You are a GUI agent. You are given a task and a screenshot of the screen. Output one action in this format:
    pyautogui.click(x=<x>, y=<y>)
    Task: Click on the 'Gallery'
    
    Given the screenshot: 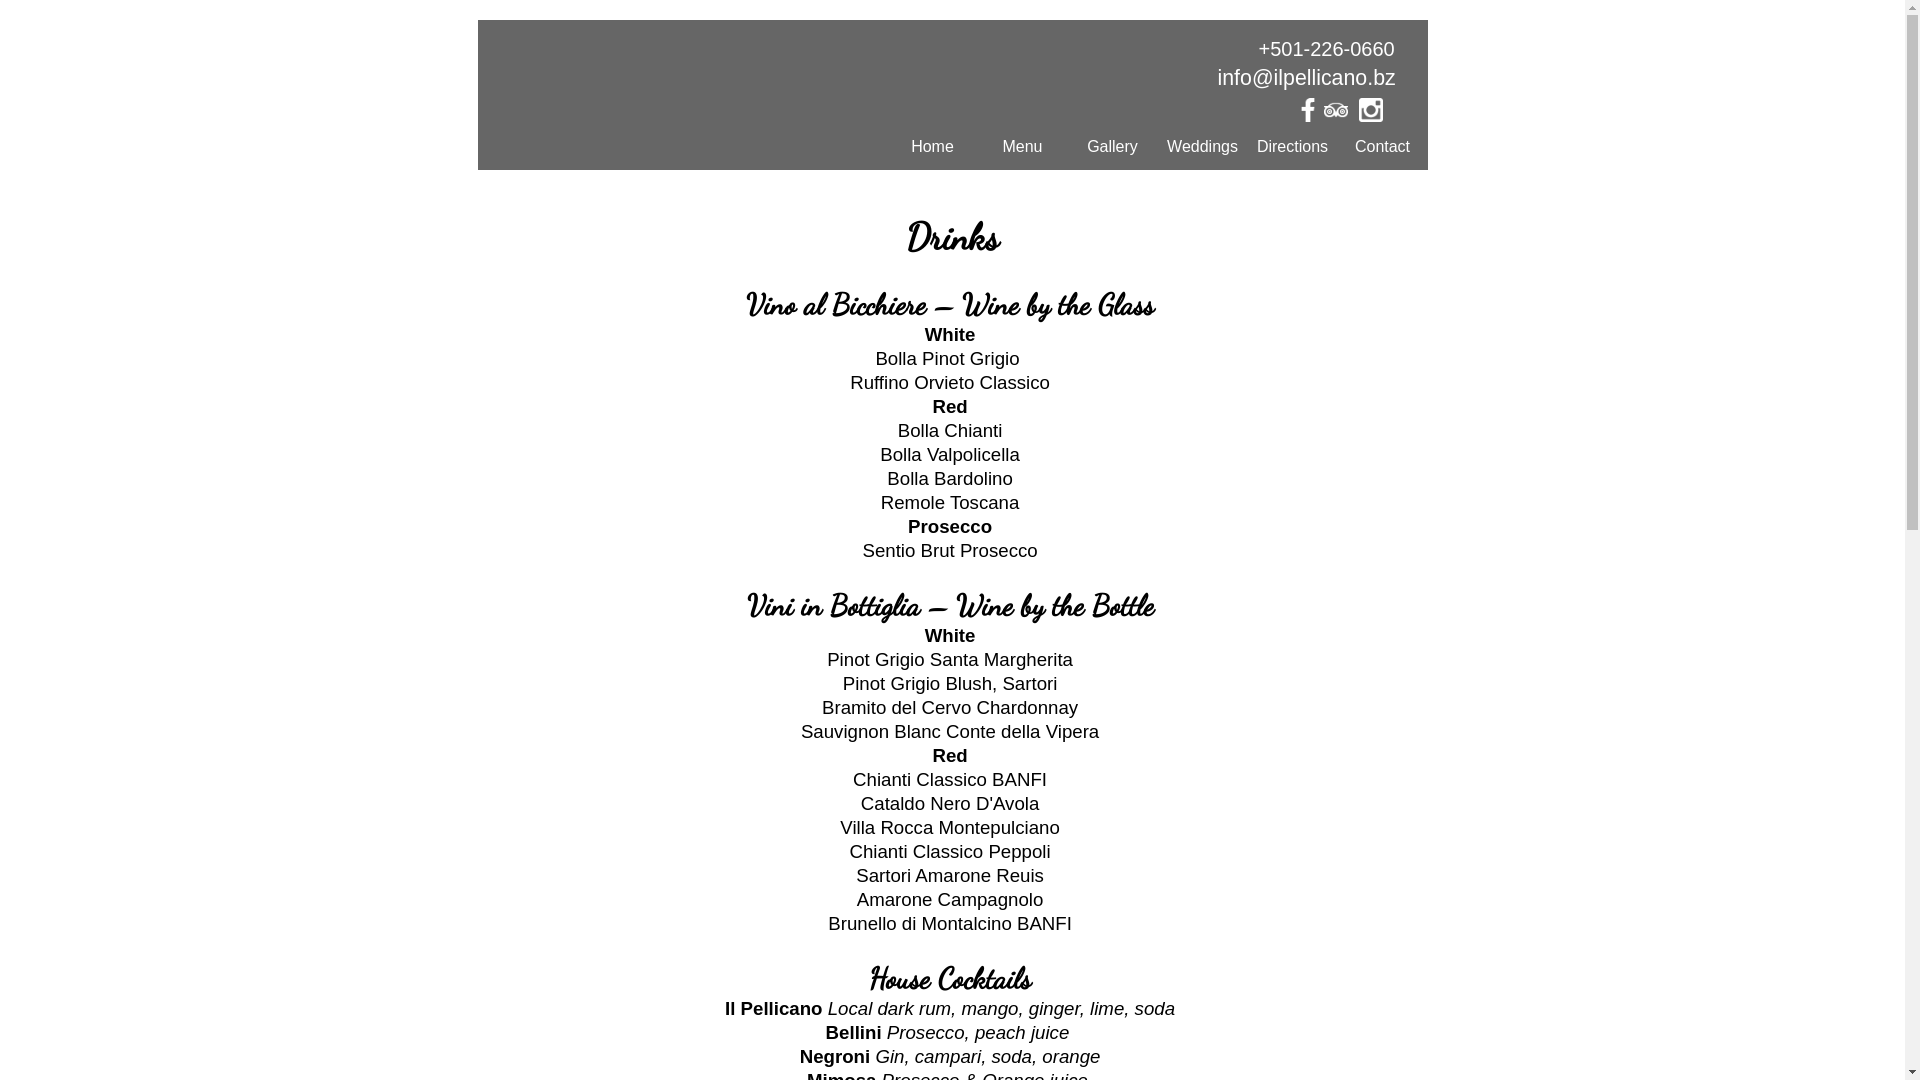 What is the action you would take?
    pyautogui.click(x=1112, y=145)
    